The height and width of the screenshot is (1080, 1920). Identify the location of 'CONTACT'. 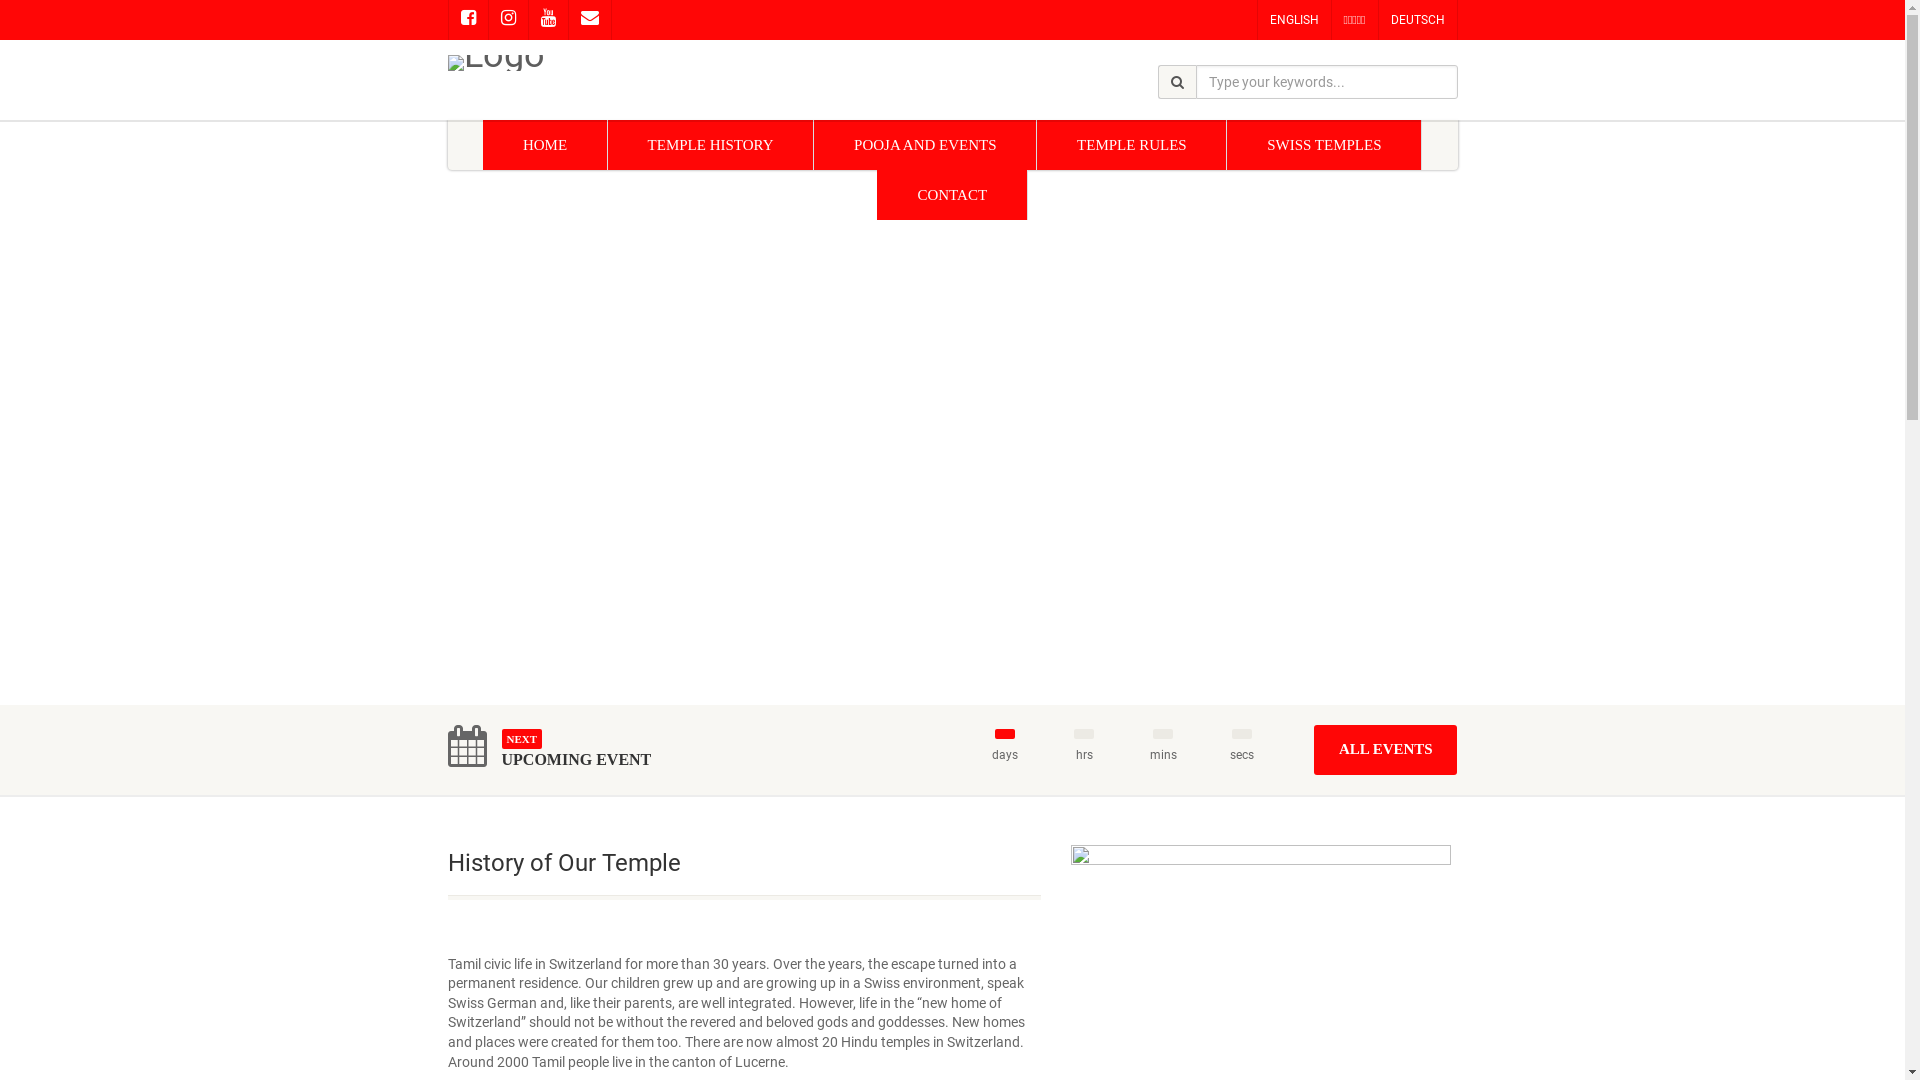
(877, 195).